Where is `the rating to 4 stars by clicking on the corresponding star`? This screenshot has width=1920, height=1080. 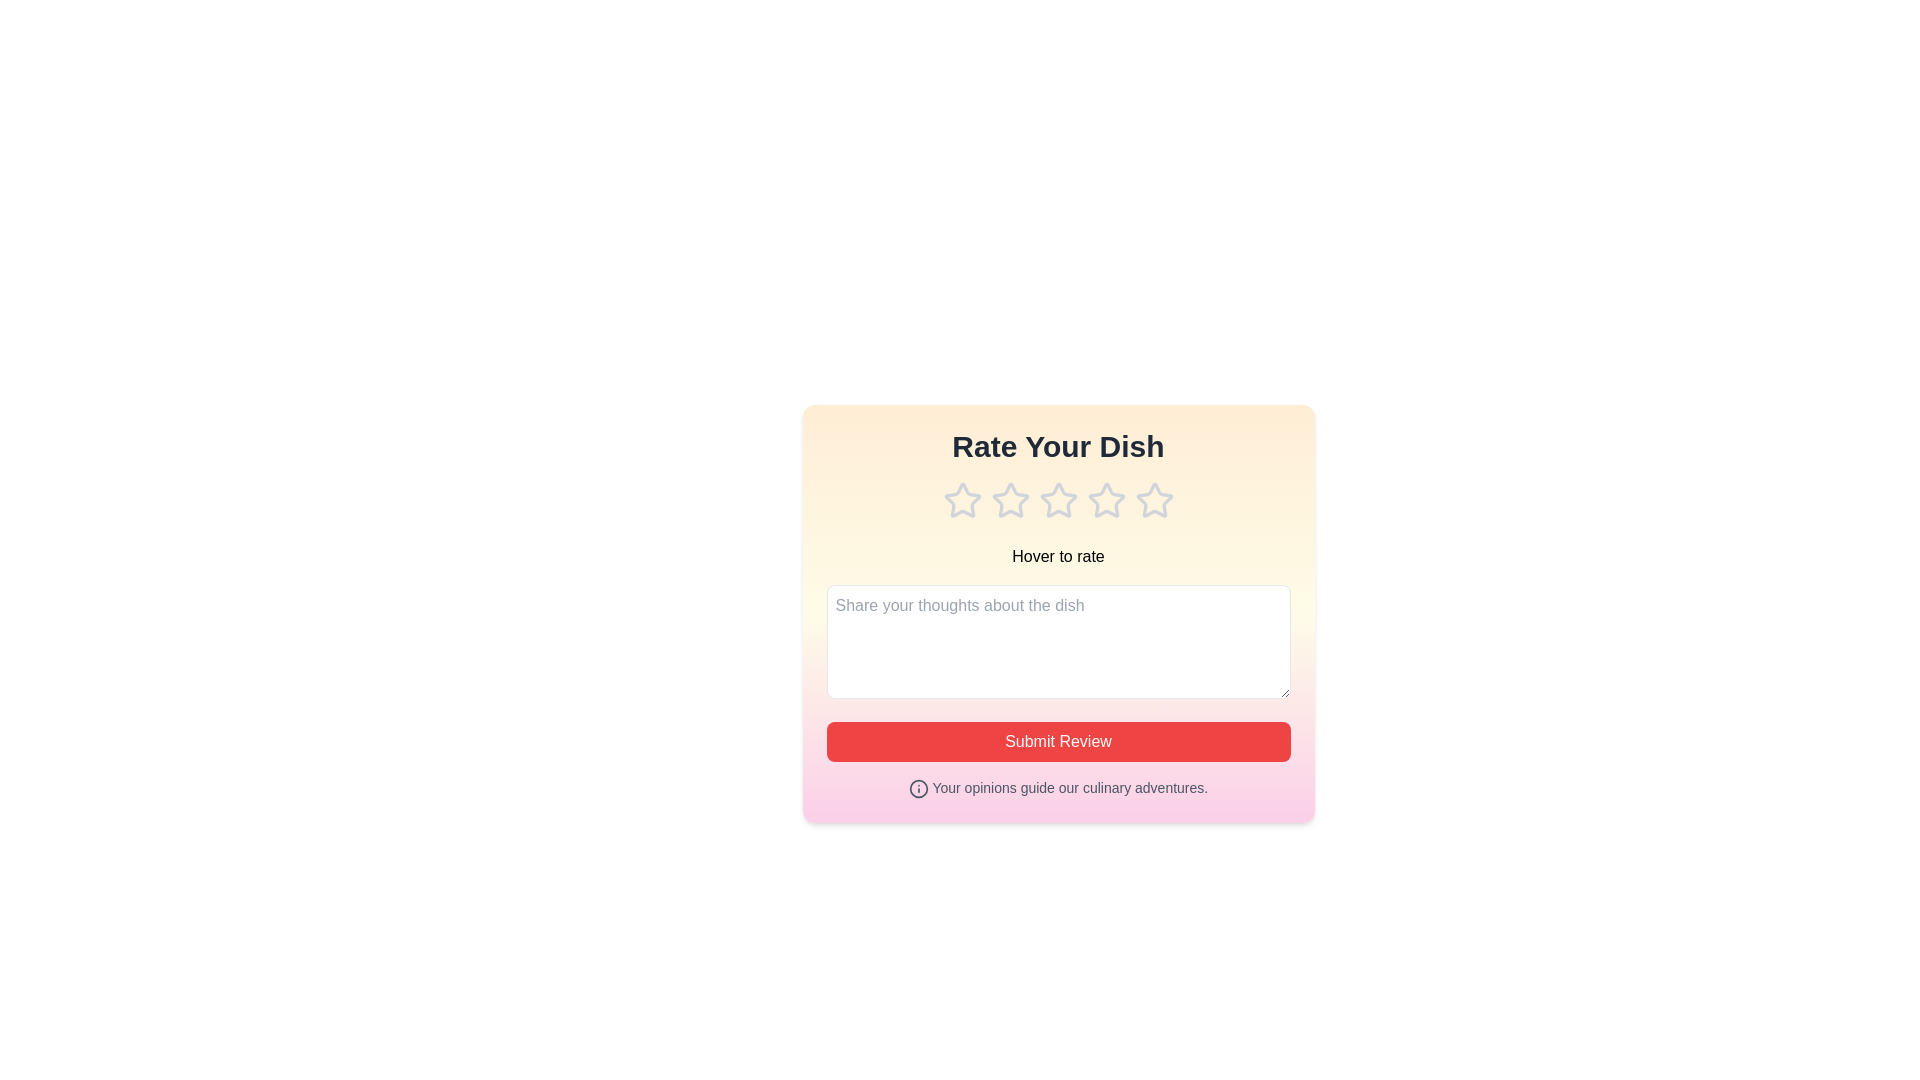
the rating to 4 stars by clicking on the corresponding star is located at coordinates (1105, 500).